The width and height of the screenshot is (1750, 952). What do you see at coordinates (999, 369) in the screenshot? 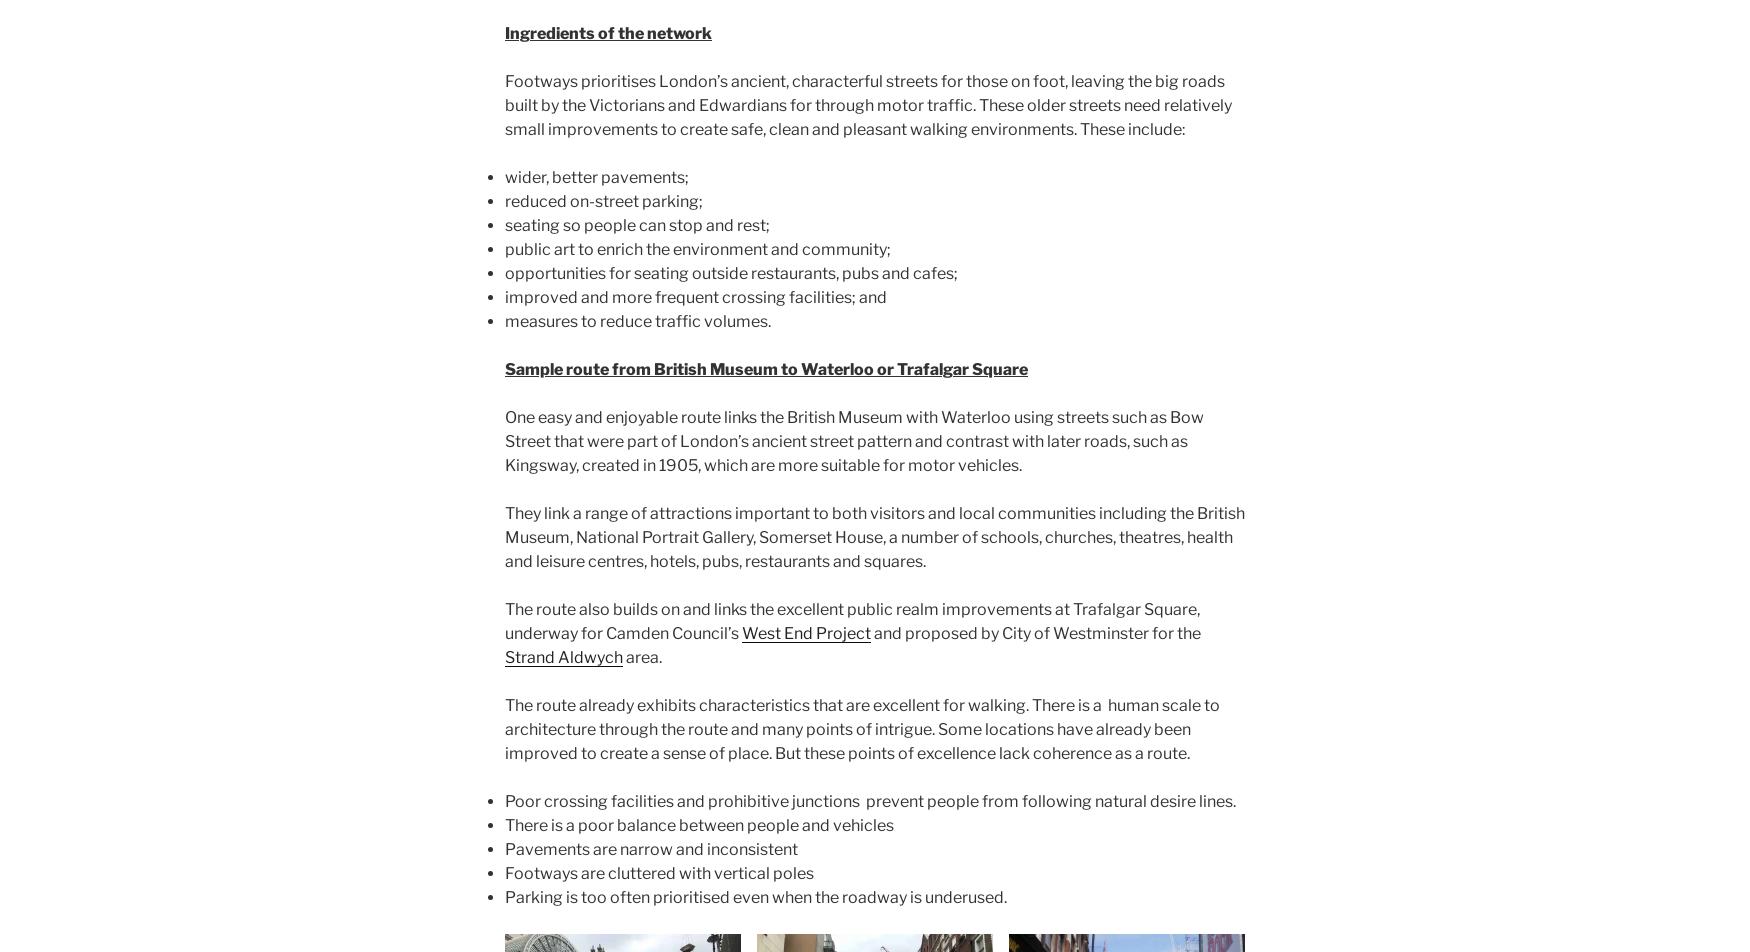
I see `'Square'` at bounding box center [999, 369].